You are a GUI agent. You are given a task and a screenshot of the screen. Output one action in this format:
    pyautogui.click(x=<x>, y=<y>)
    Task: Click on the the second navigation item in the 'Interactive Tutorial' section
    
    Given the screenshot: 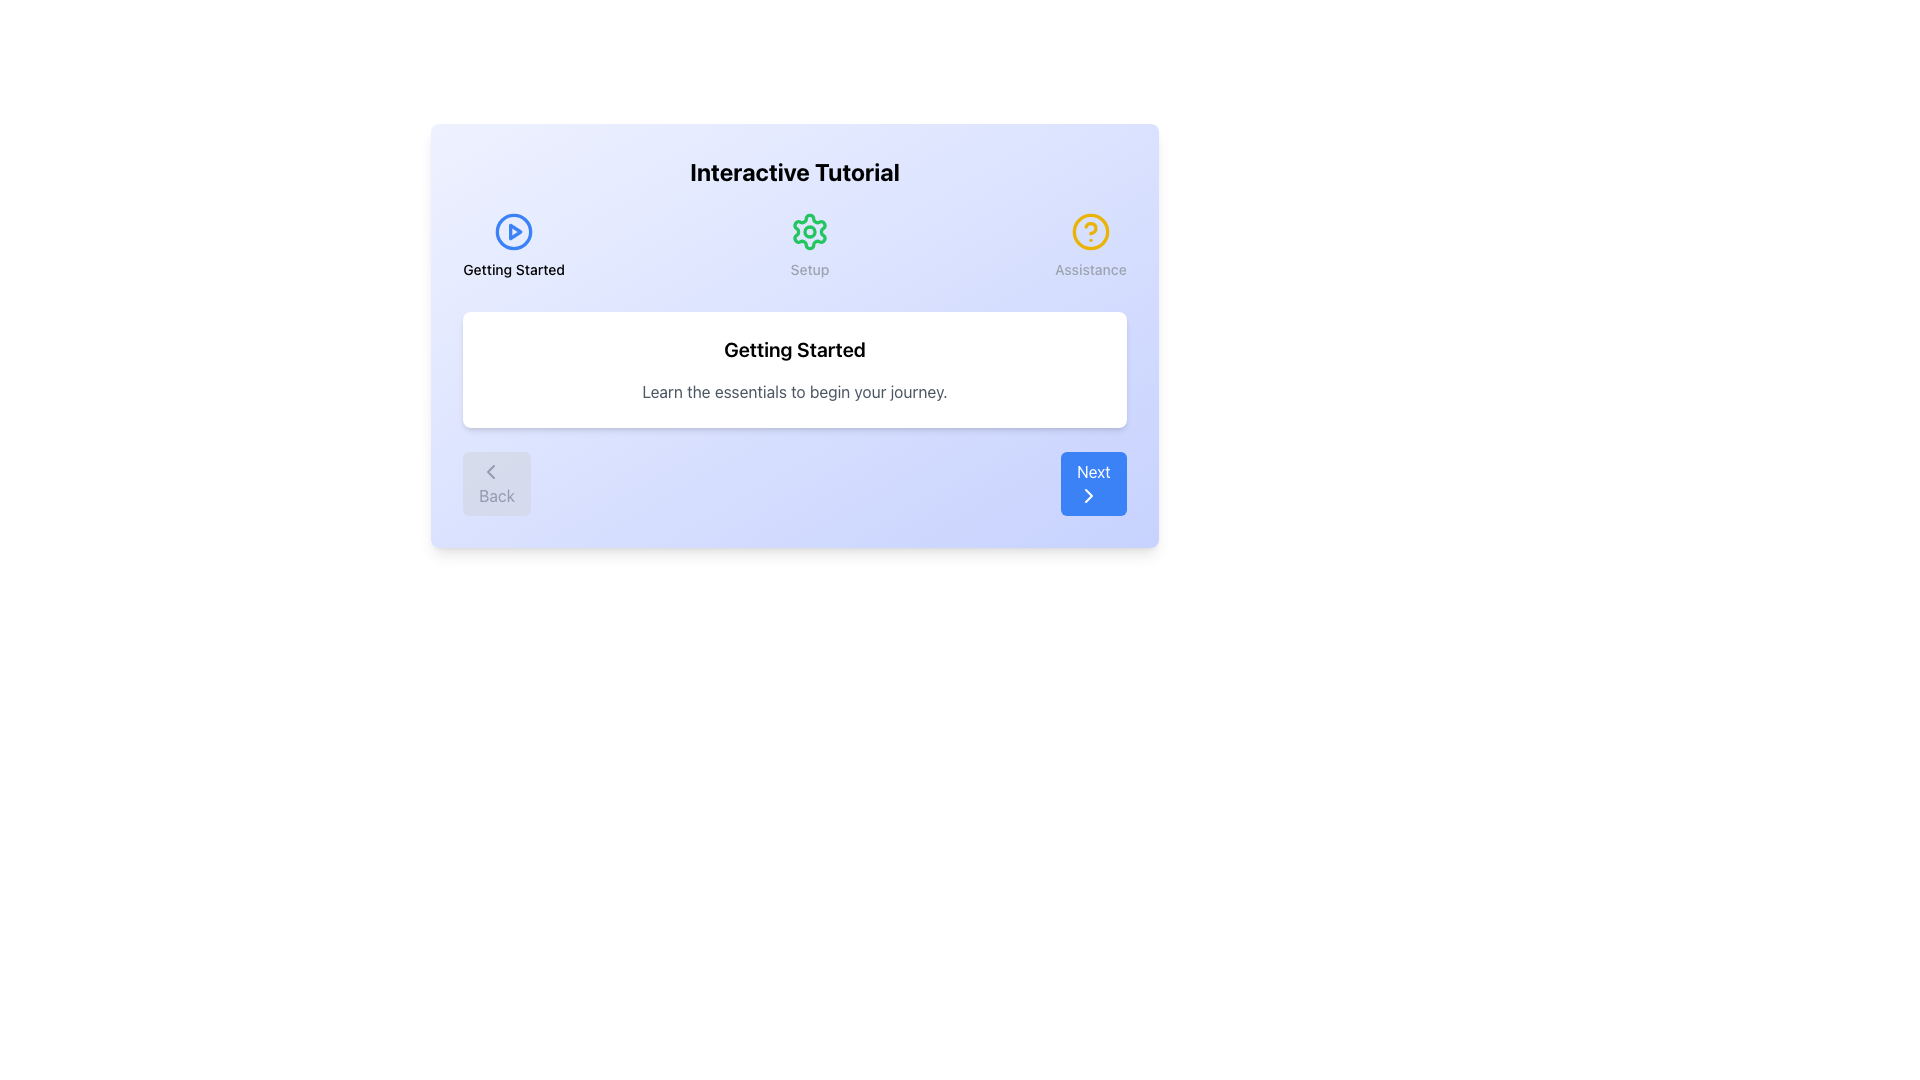 What is the action you would take?
    pyautogui.click(x=794, y=245)
    